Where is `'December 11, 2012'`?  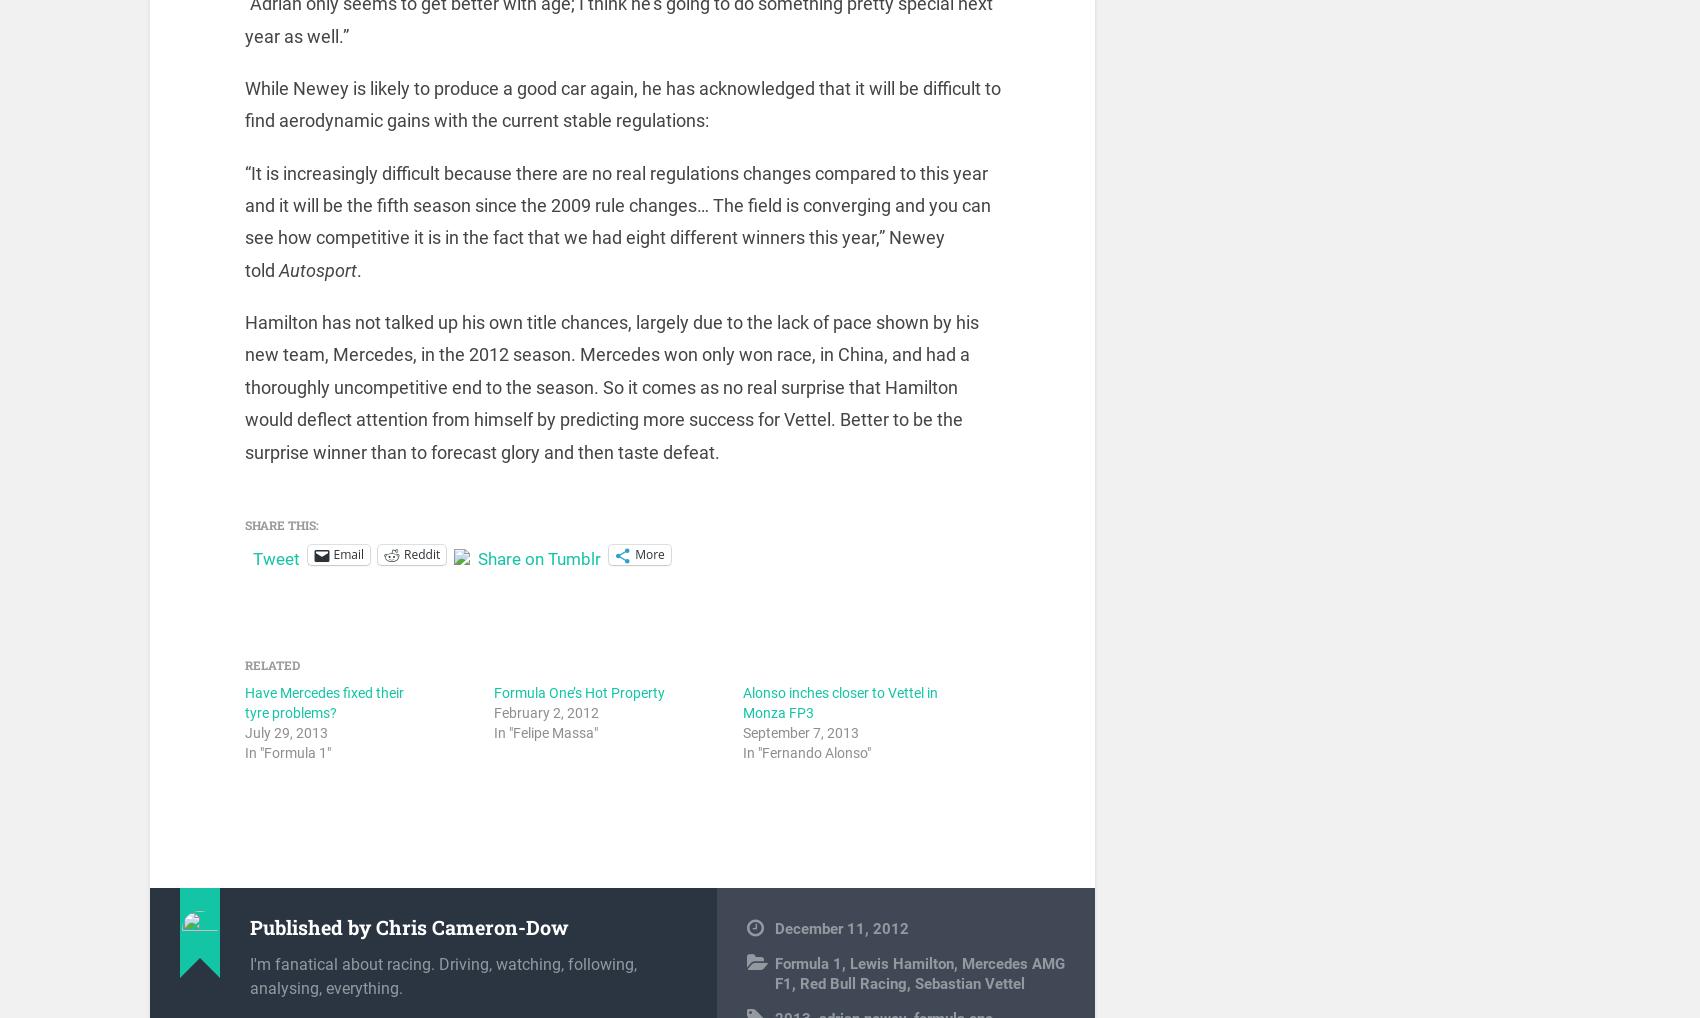
'December 11, 2012' is located at coordinates (841, 940).